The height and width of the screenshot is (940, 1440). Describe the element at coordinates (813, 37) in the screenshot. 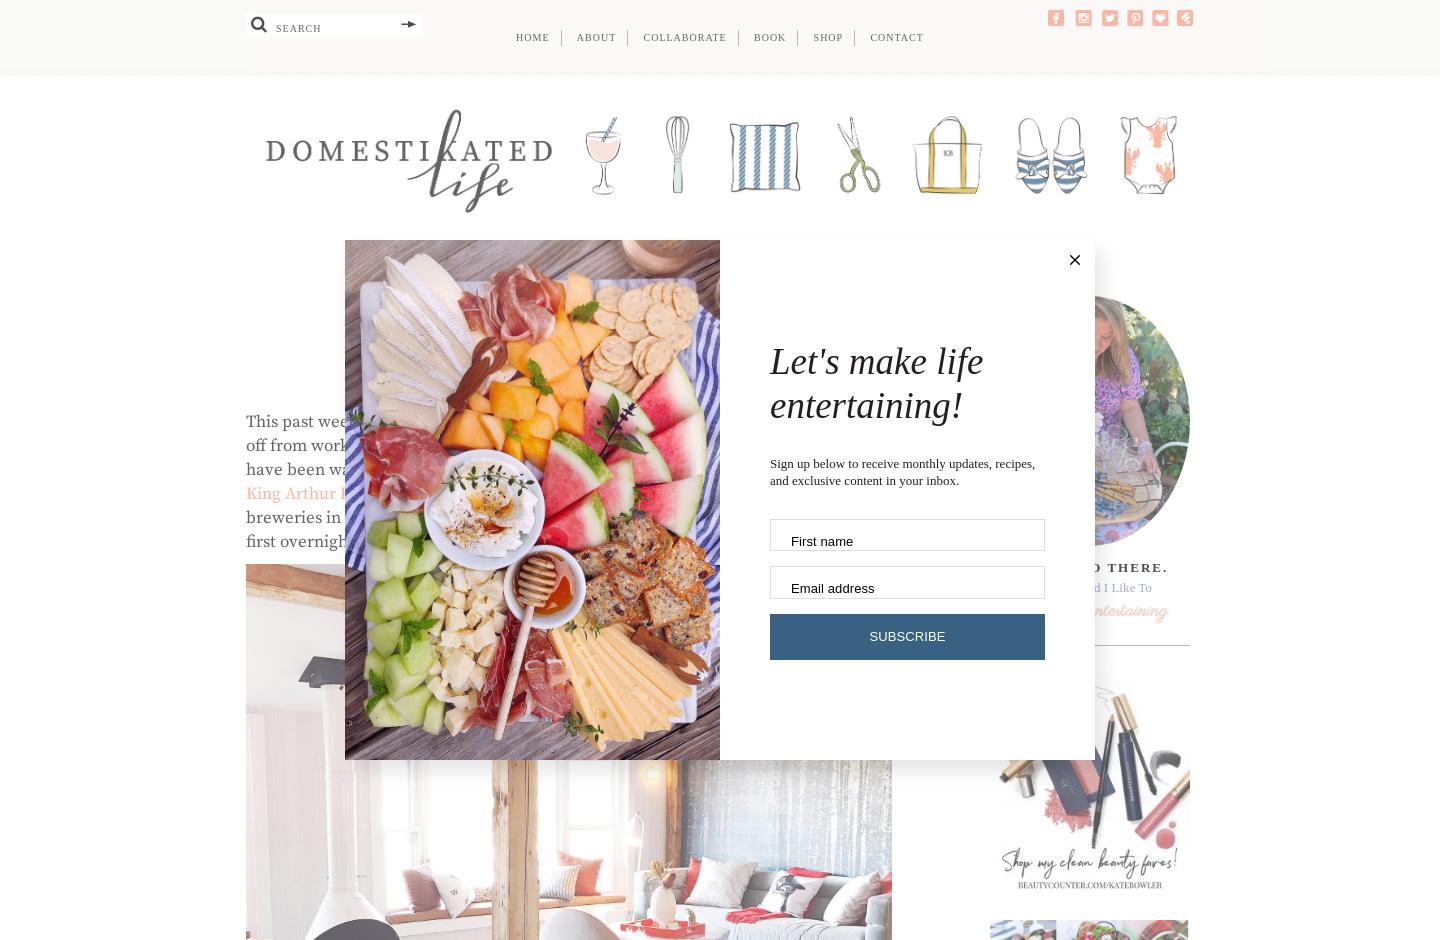

I see `'Shop'` at that location.